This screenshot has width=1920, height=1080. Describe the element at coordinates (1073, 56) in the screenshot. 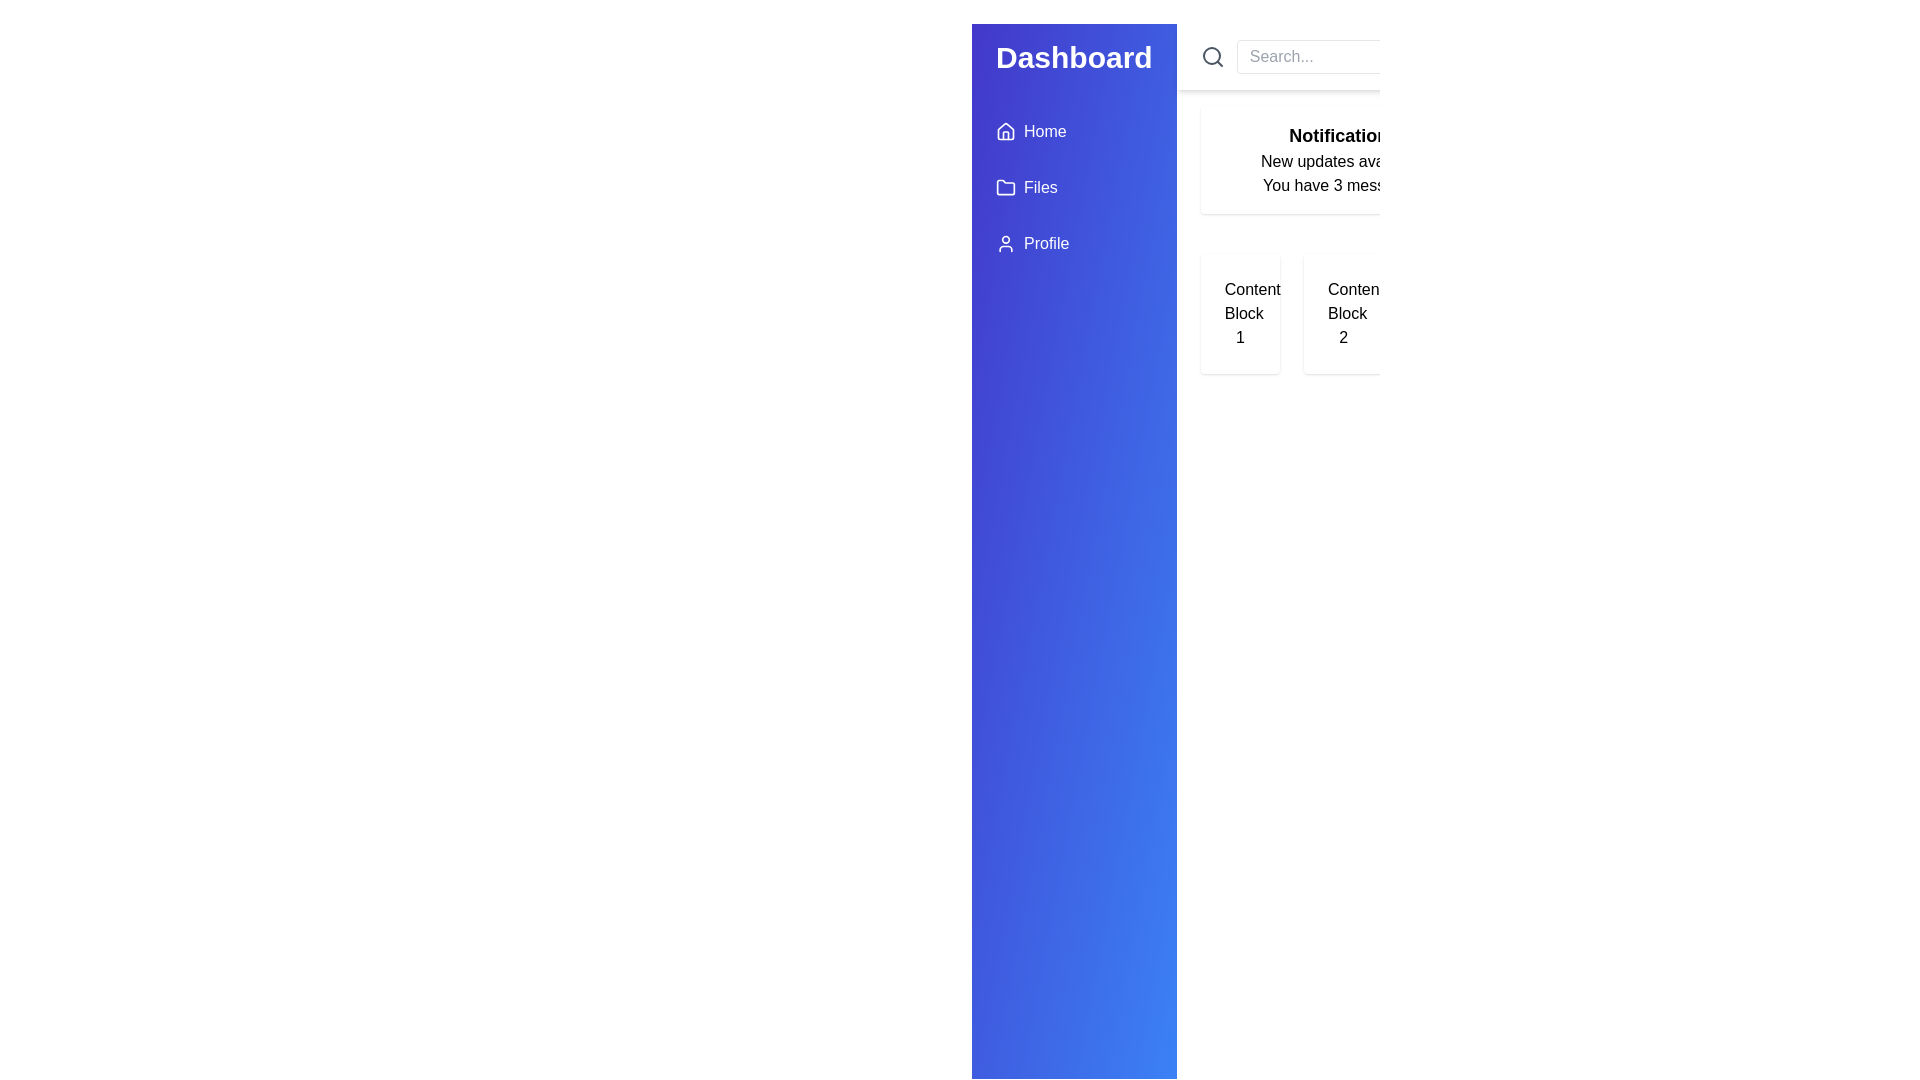

I see `the Text Label that serves as the title for the navigation sidebar, indicating the current section of the interface` at that location.